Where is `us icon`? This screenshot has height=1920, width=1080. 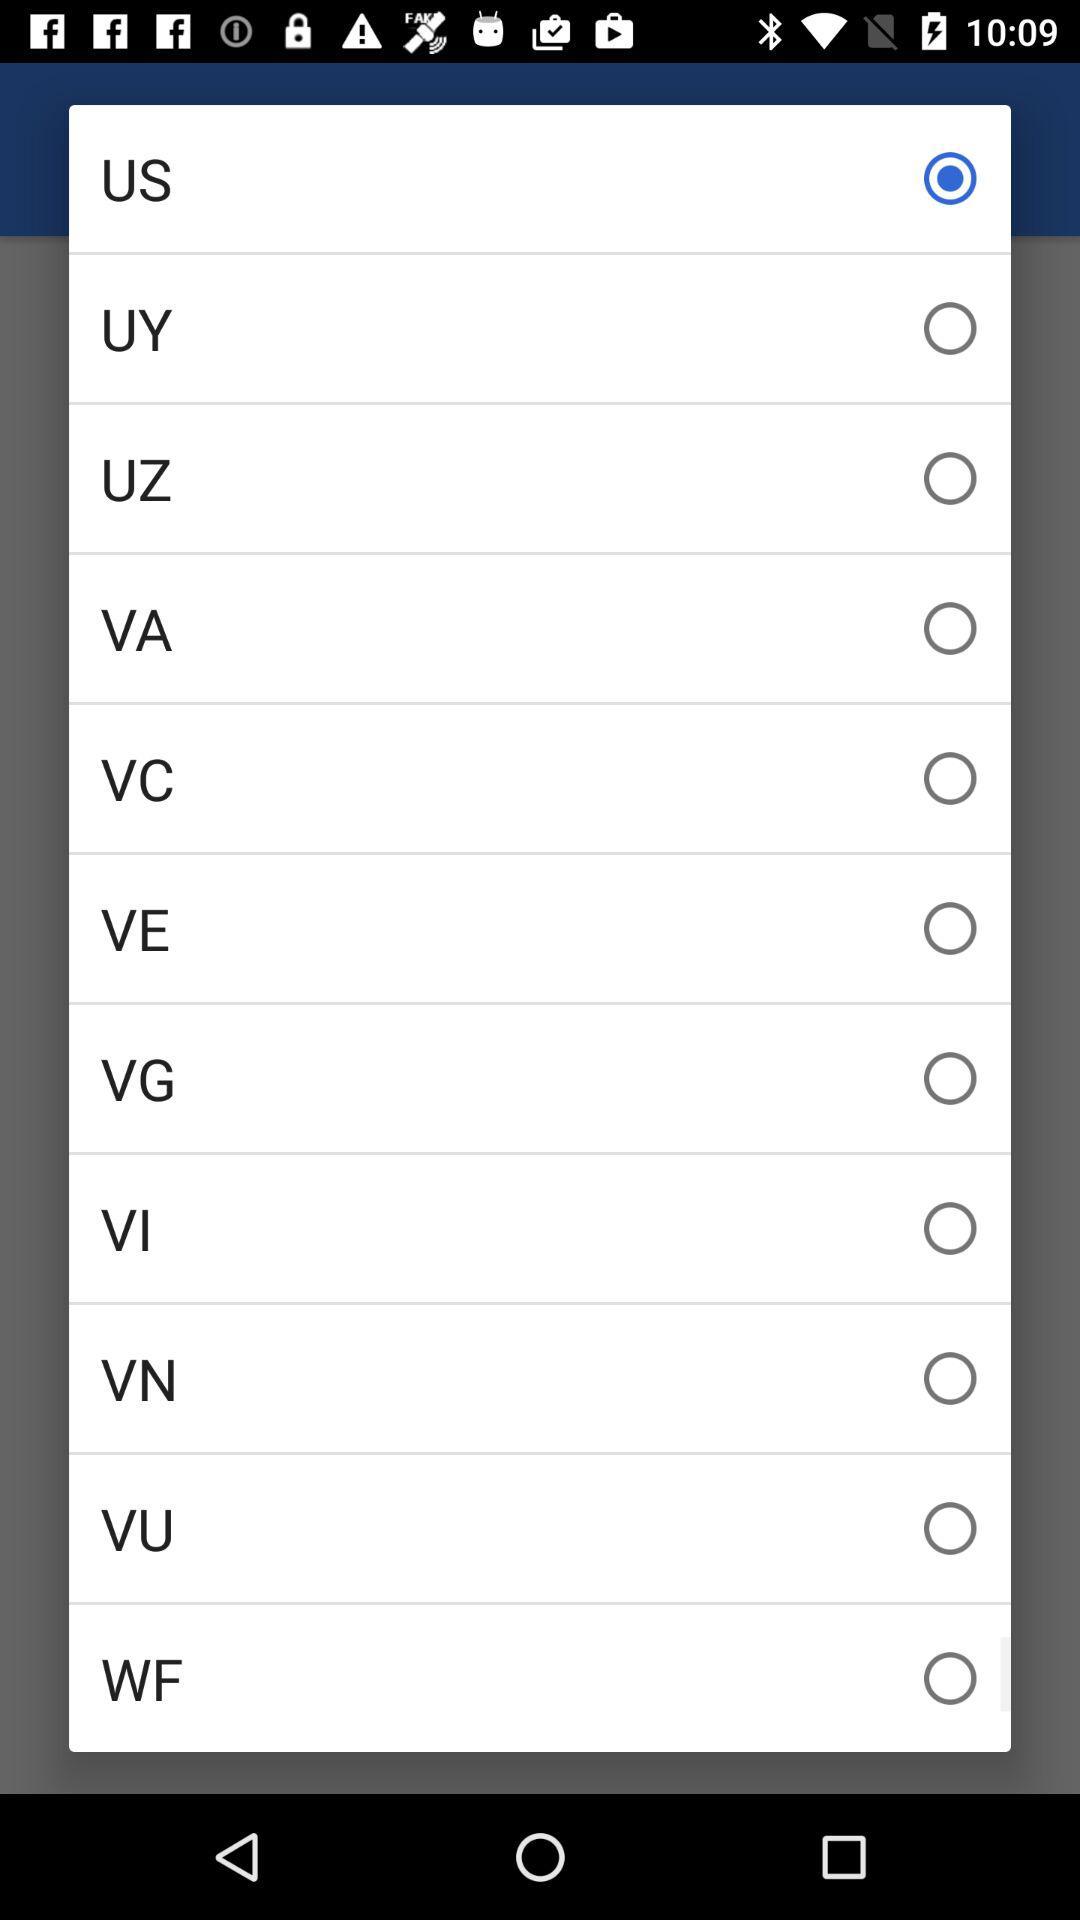
us icon is located at coordinates (540, 178).